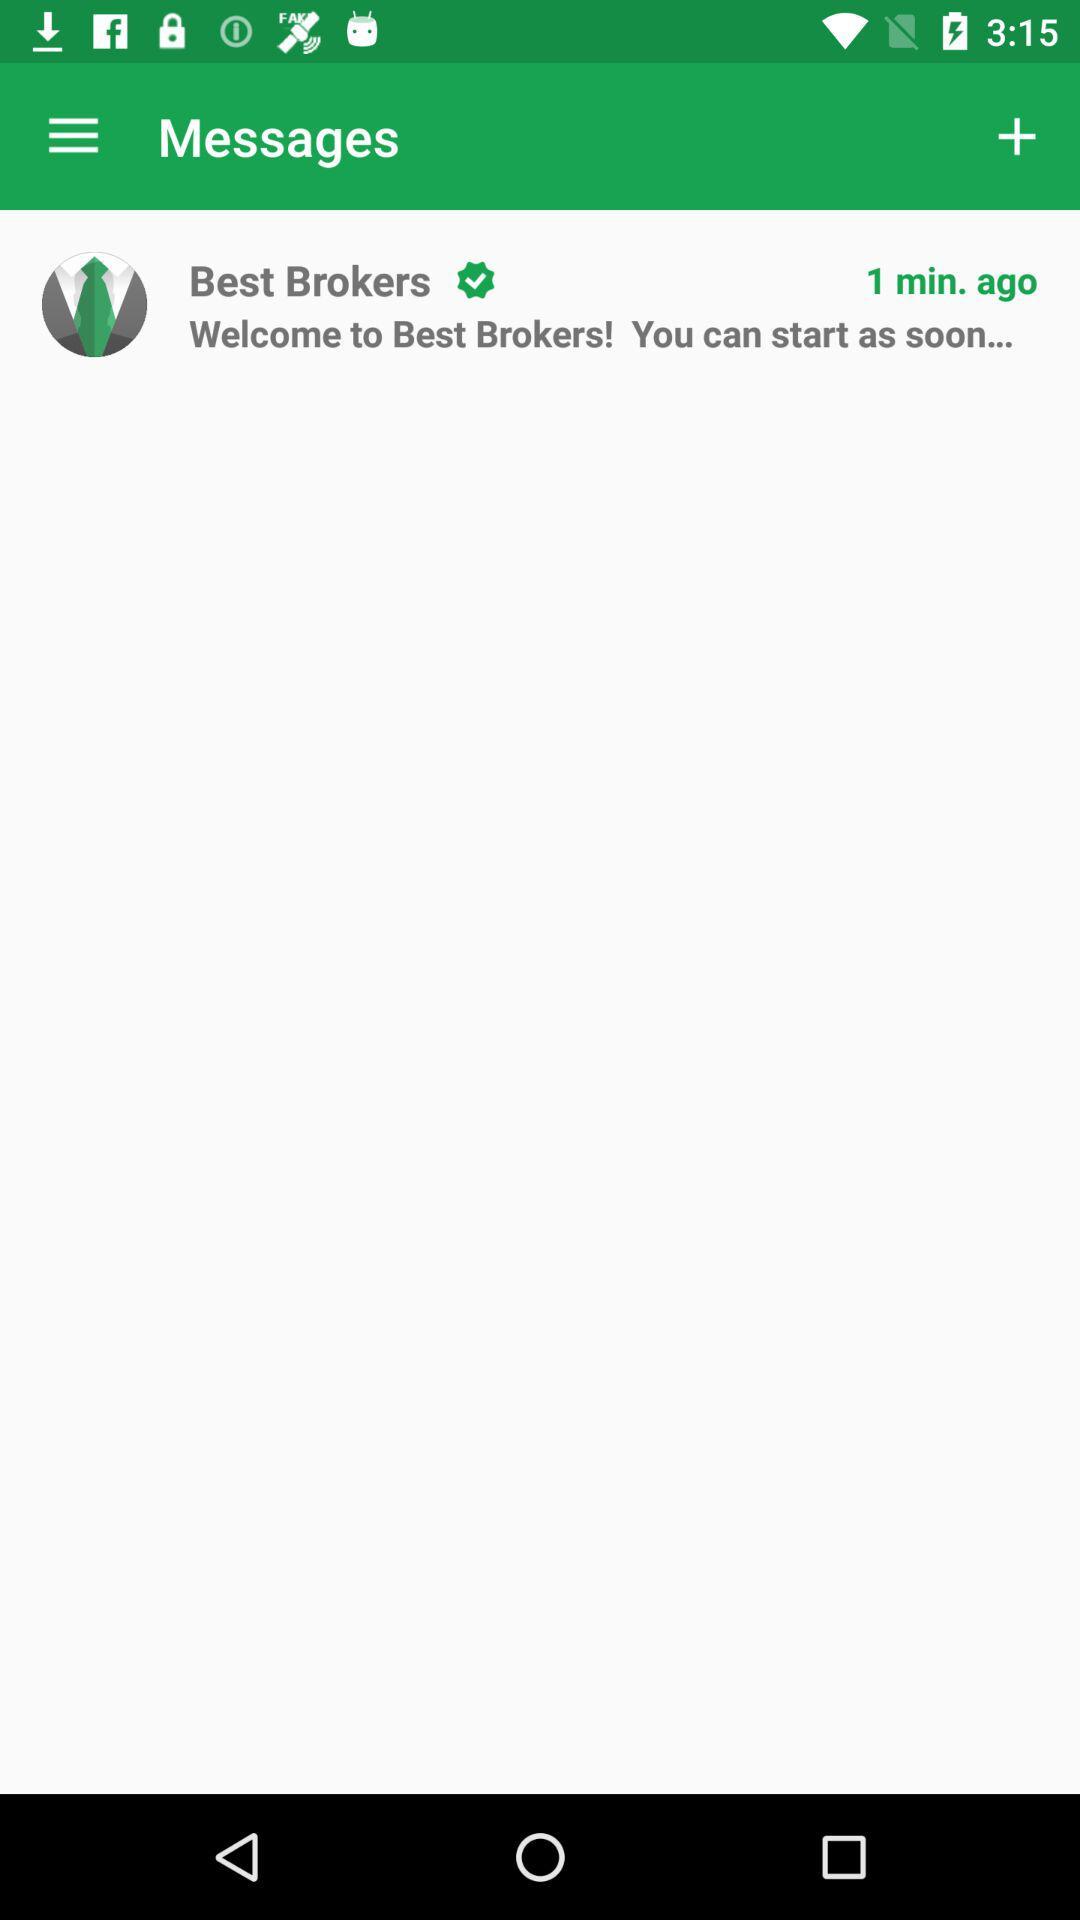 The width and height of the screenshot is (1080, 1920). Describe the element at coordinates (1017, 135) in the screenshot. I see `the item next to messages item` at that location.